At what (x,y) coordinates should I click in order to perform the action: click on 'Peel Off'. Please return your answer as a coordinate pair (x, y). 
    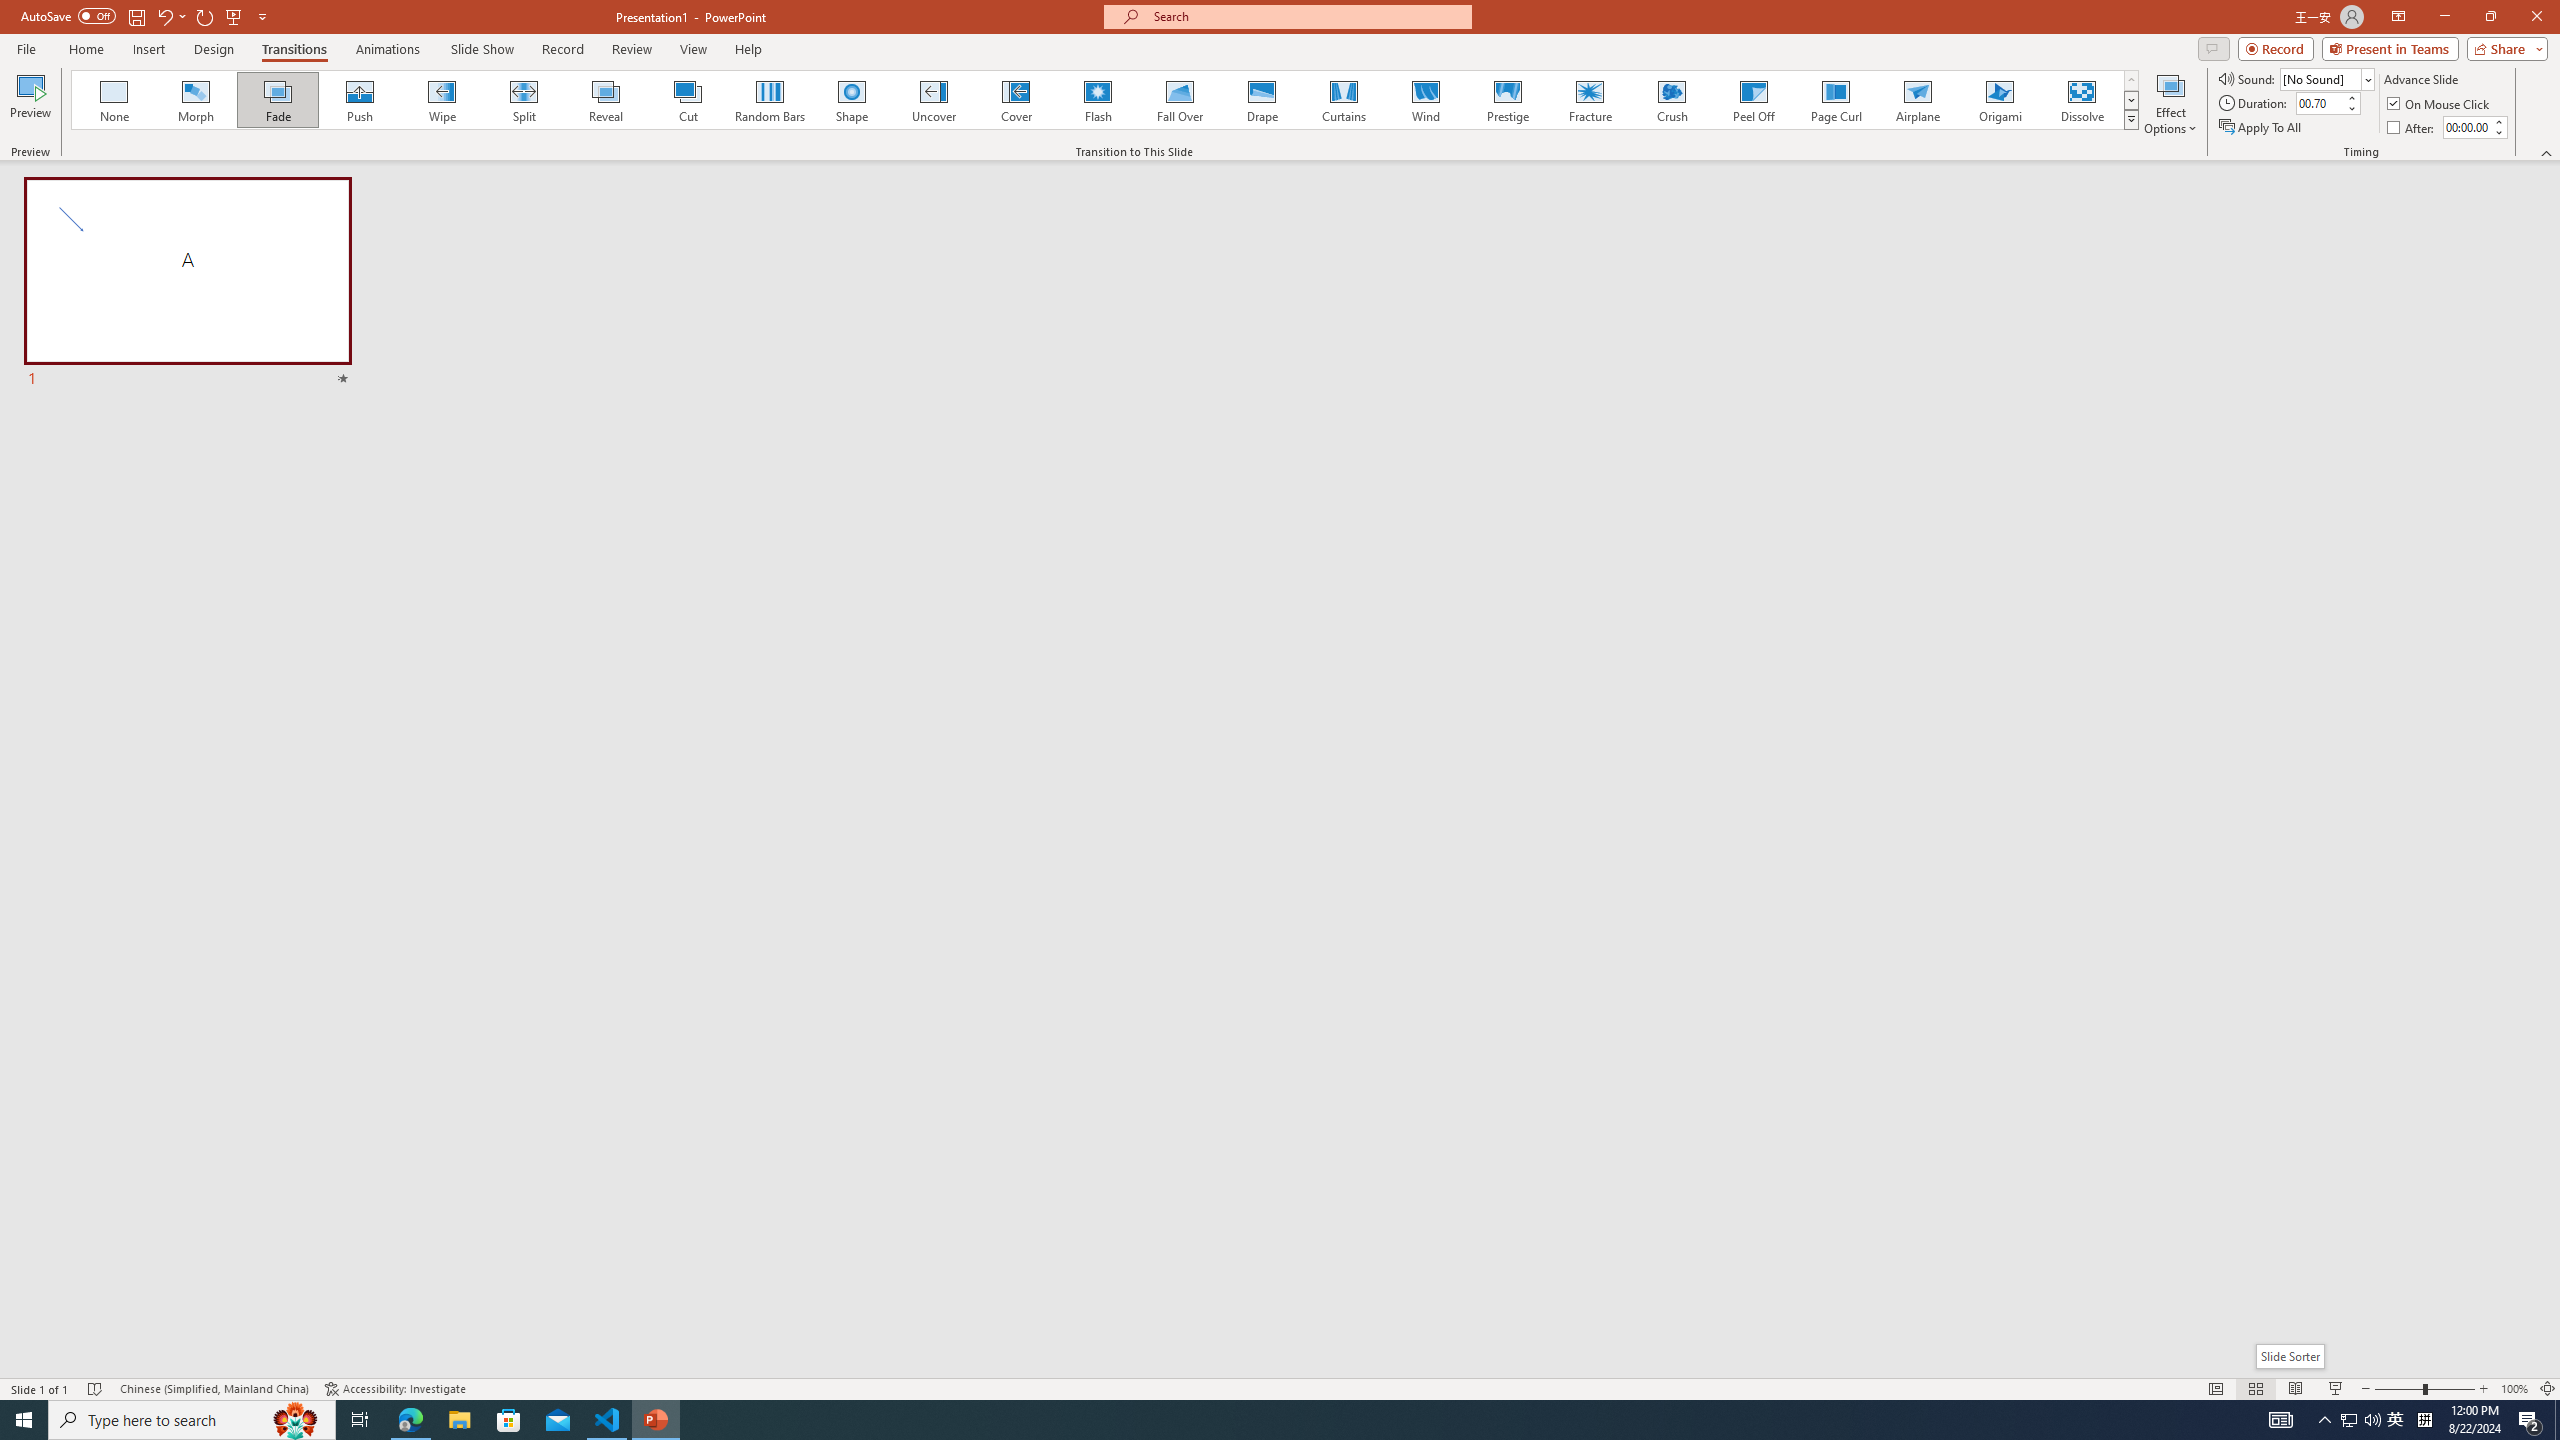
    Looking at the image, I should click on (1752, 99).